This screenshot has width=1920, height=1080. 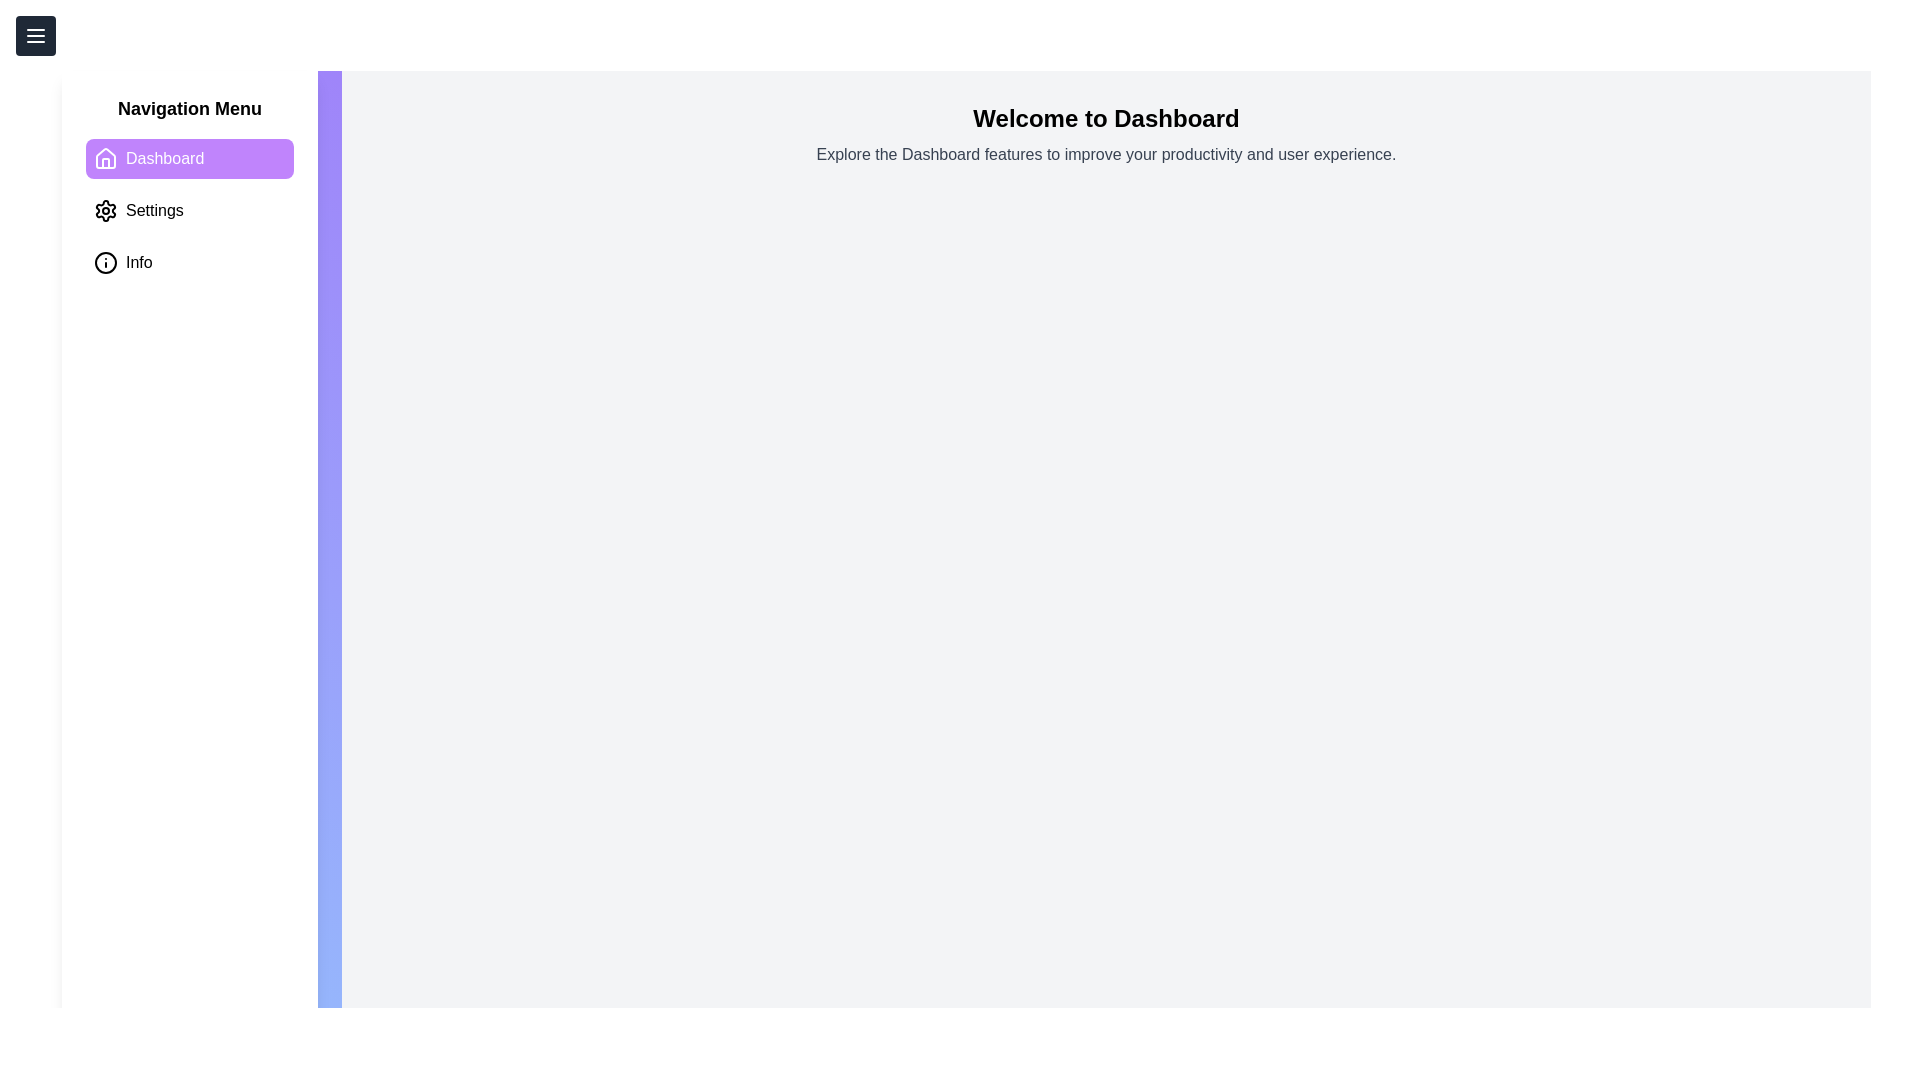 What do you see at coordinates (190, 211) in the screenshot?
I see `the tab Settings in the navigation menu` at bounding box center [190, 211].